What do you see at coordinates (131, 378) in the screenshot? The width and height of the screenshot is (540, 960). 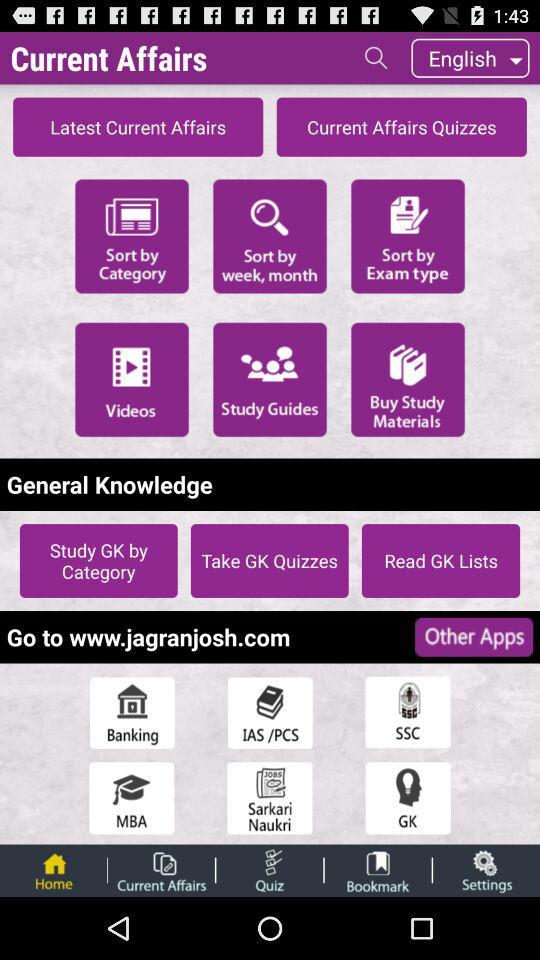 I see `app above the general knowledge app` at bounding box center [131, 378].